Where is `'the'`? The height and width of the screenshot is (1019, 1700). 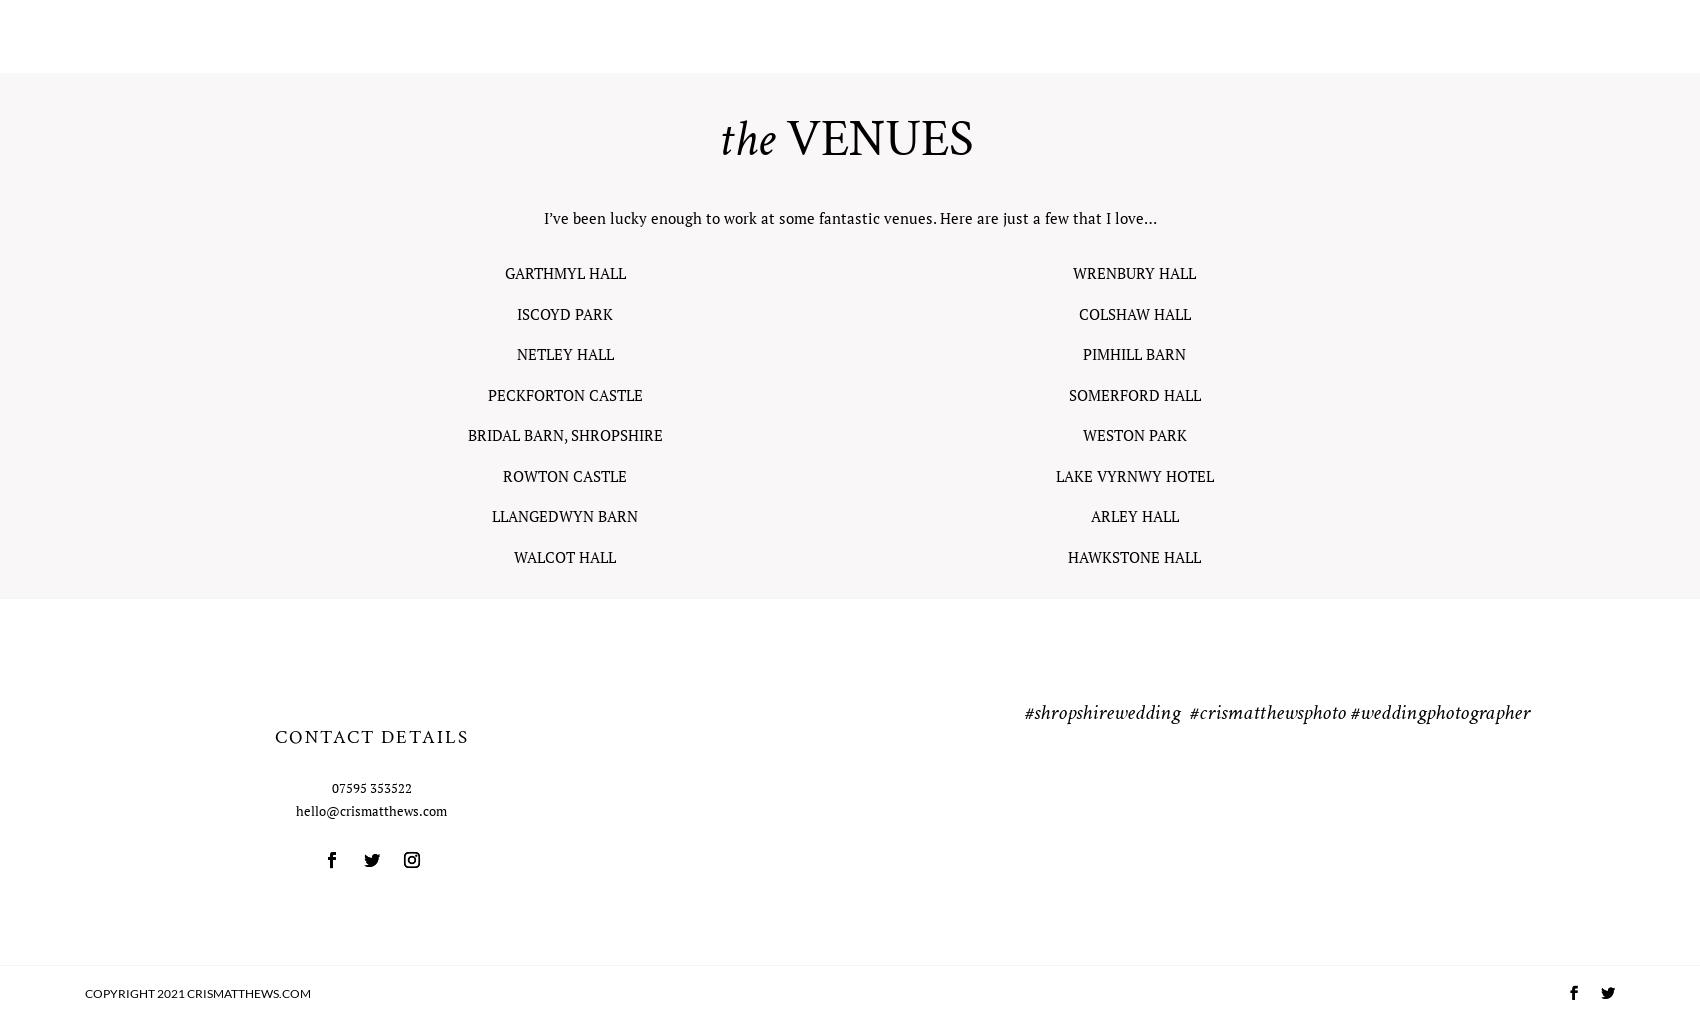 'the' is located at coordinates (744, 140).